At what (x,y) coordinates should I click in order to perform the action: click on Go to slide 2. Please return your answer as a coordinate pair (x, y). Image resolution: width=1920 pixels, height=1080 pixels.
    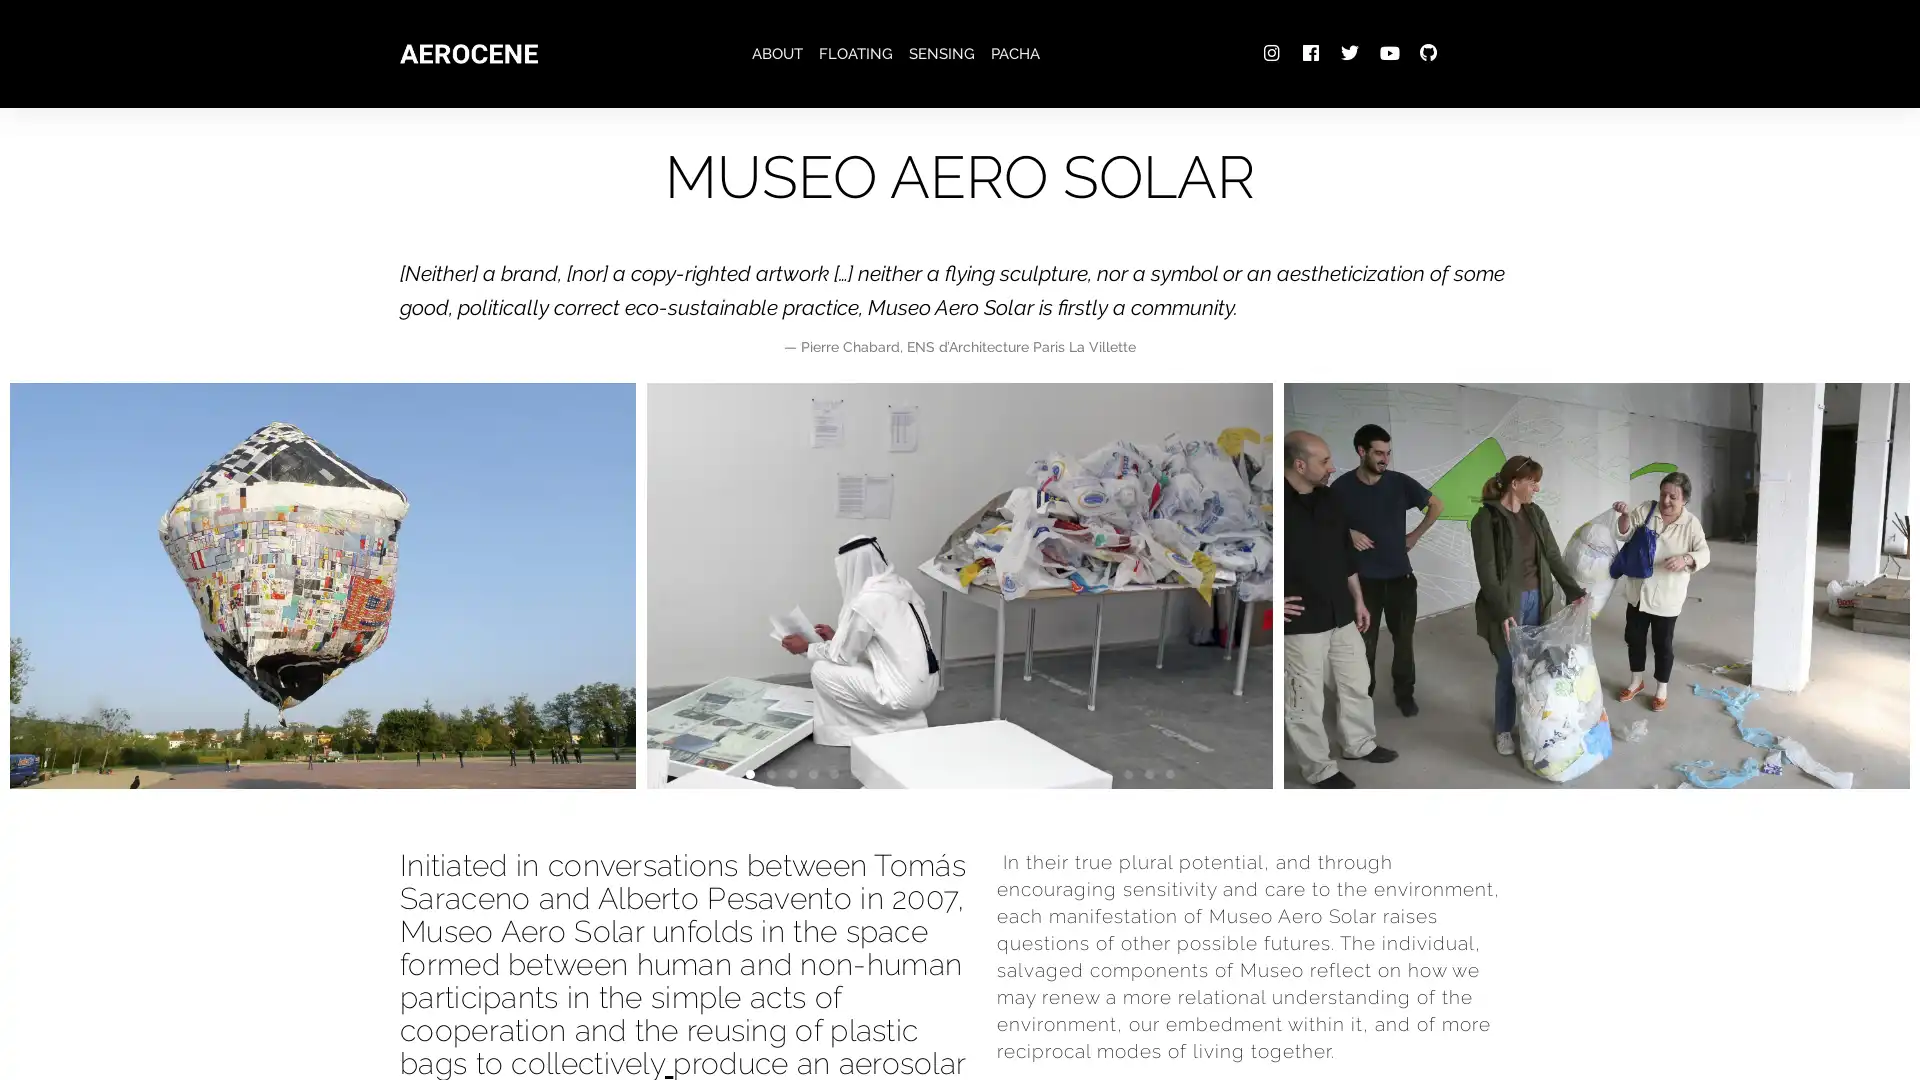
    Looking at the image, I should click on (769, 773).